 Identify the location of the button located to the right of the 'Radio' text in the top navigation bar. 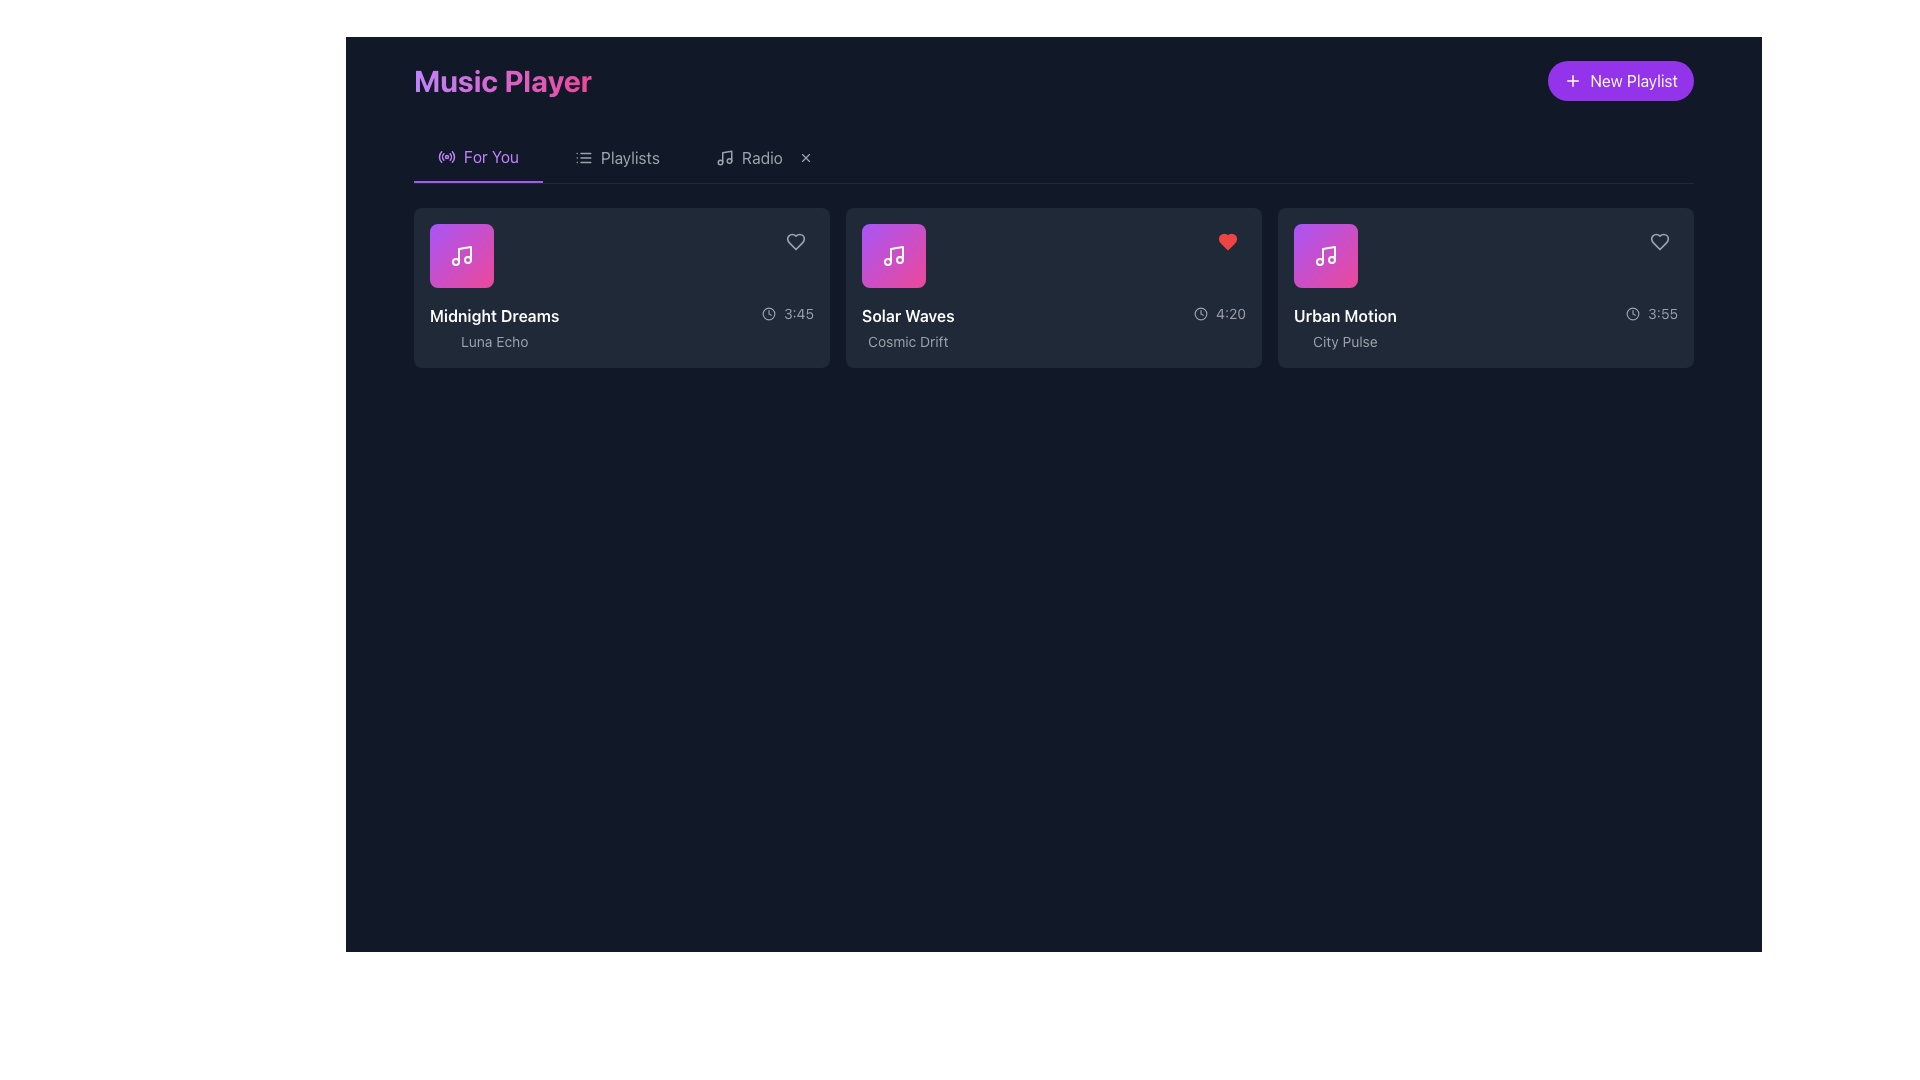
(805, 157).